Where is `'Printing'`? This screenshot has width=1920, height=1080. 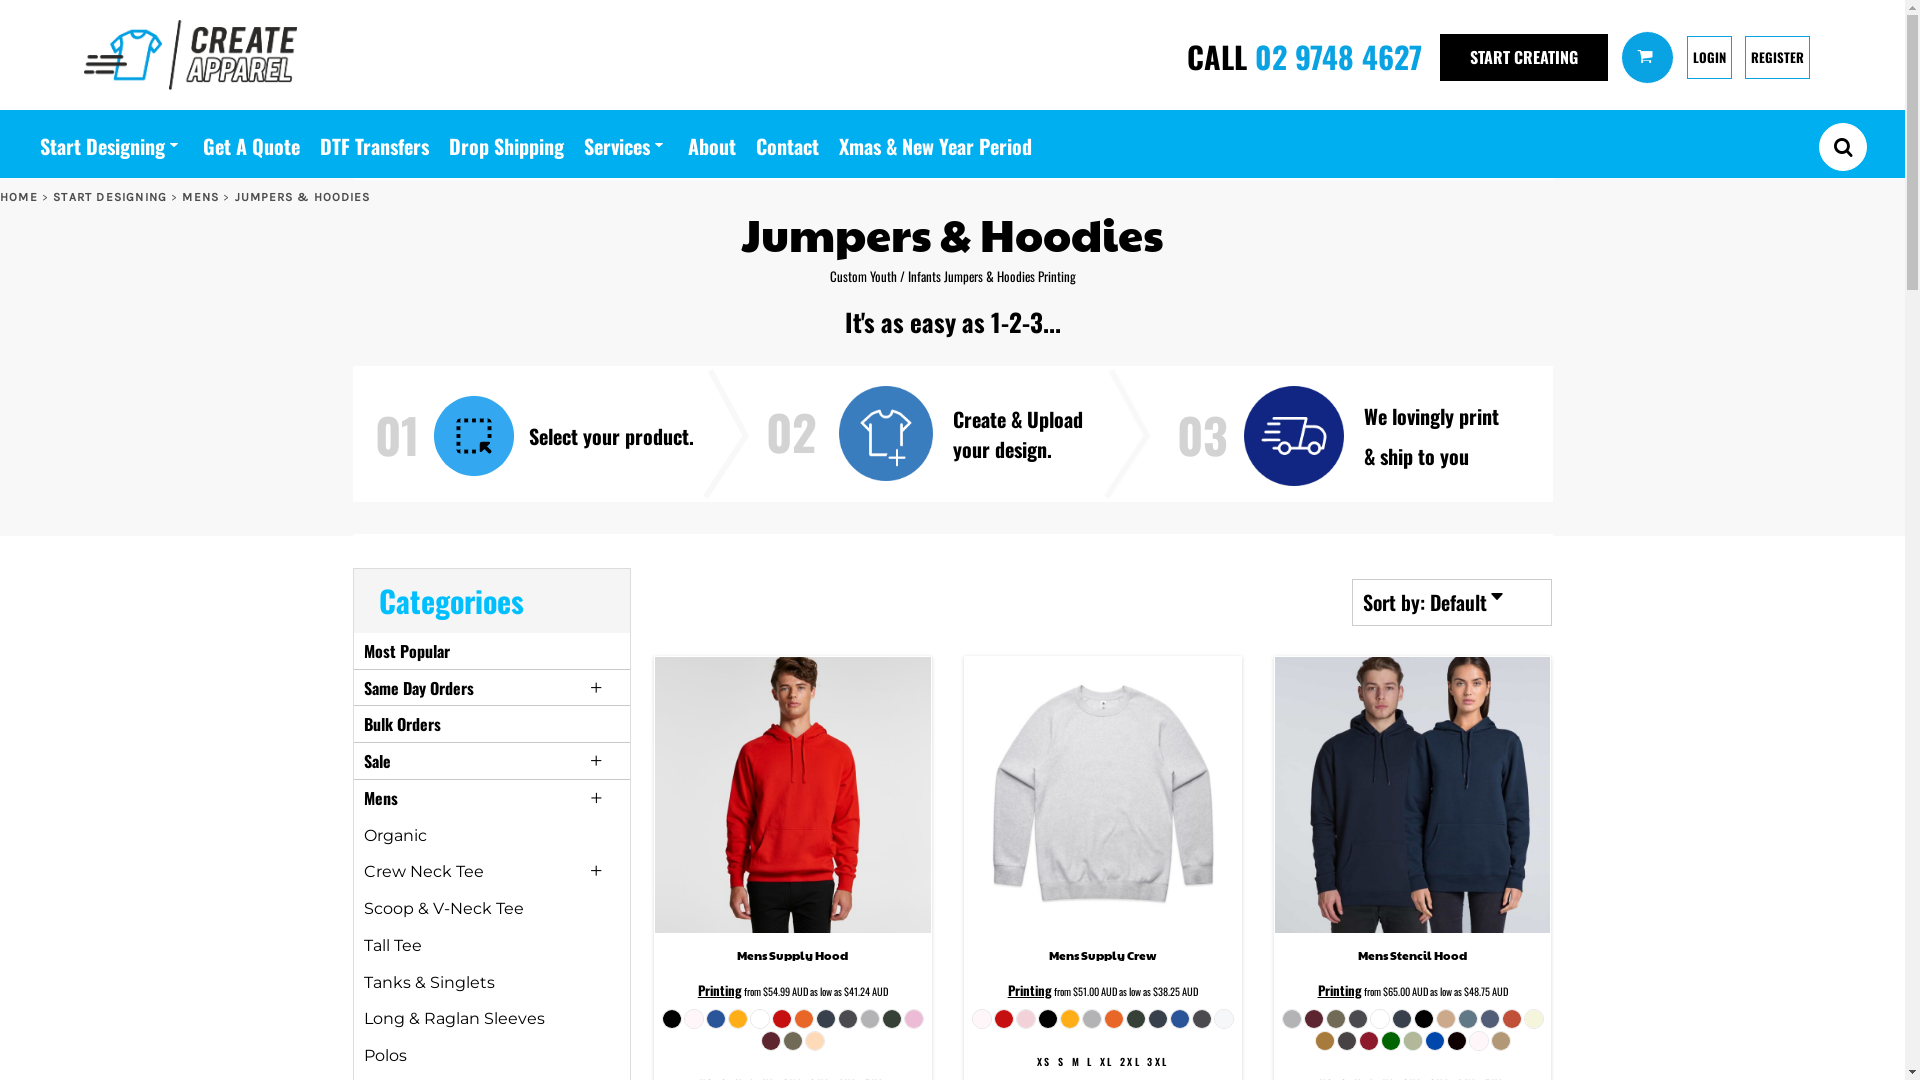 'Printing' is located at coordinates (720, 990).